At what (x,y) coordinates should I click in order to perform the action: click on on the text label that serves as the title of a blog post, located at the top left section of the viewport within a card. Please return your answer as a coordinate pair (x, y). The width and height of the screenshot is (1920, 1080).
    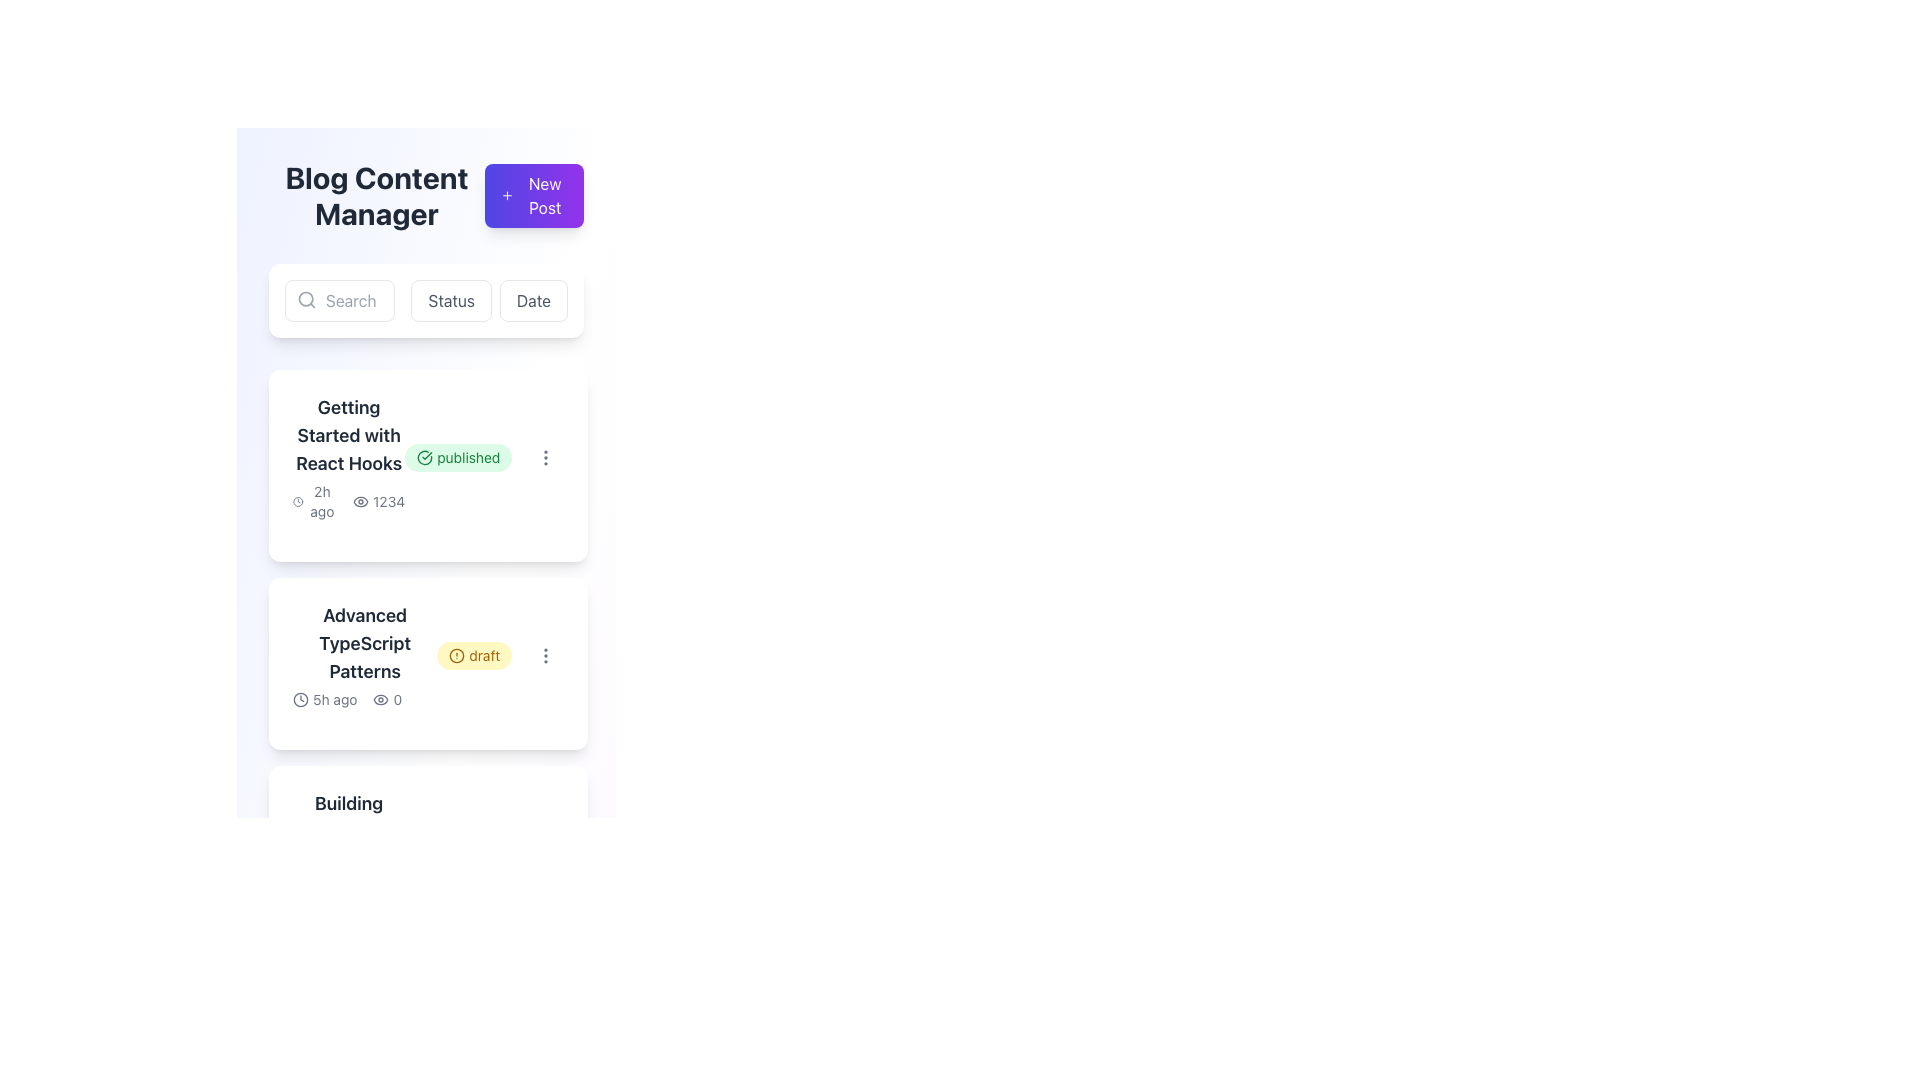
    Looking at the image, I should click on (349, 434).